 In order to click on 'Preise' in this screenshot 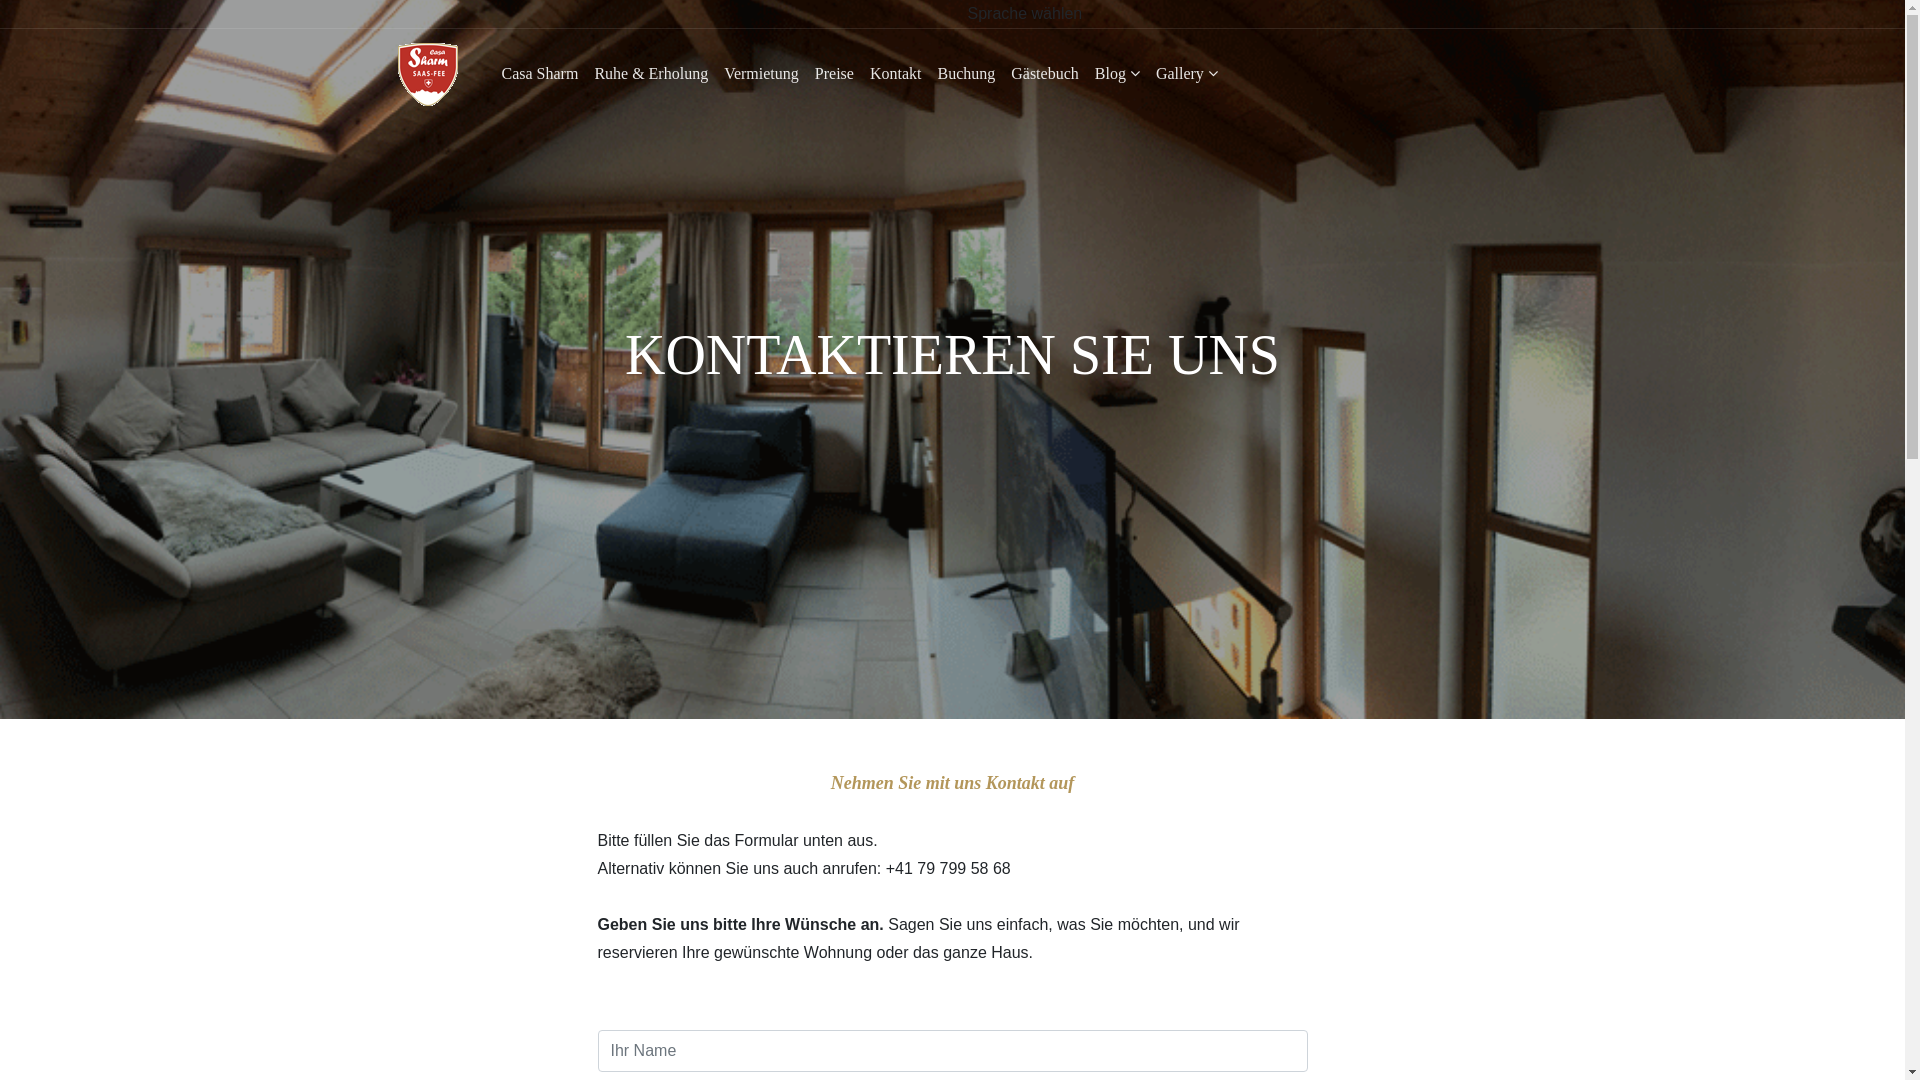, I will do `click(834, 72)`.